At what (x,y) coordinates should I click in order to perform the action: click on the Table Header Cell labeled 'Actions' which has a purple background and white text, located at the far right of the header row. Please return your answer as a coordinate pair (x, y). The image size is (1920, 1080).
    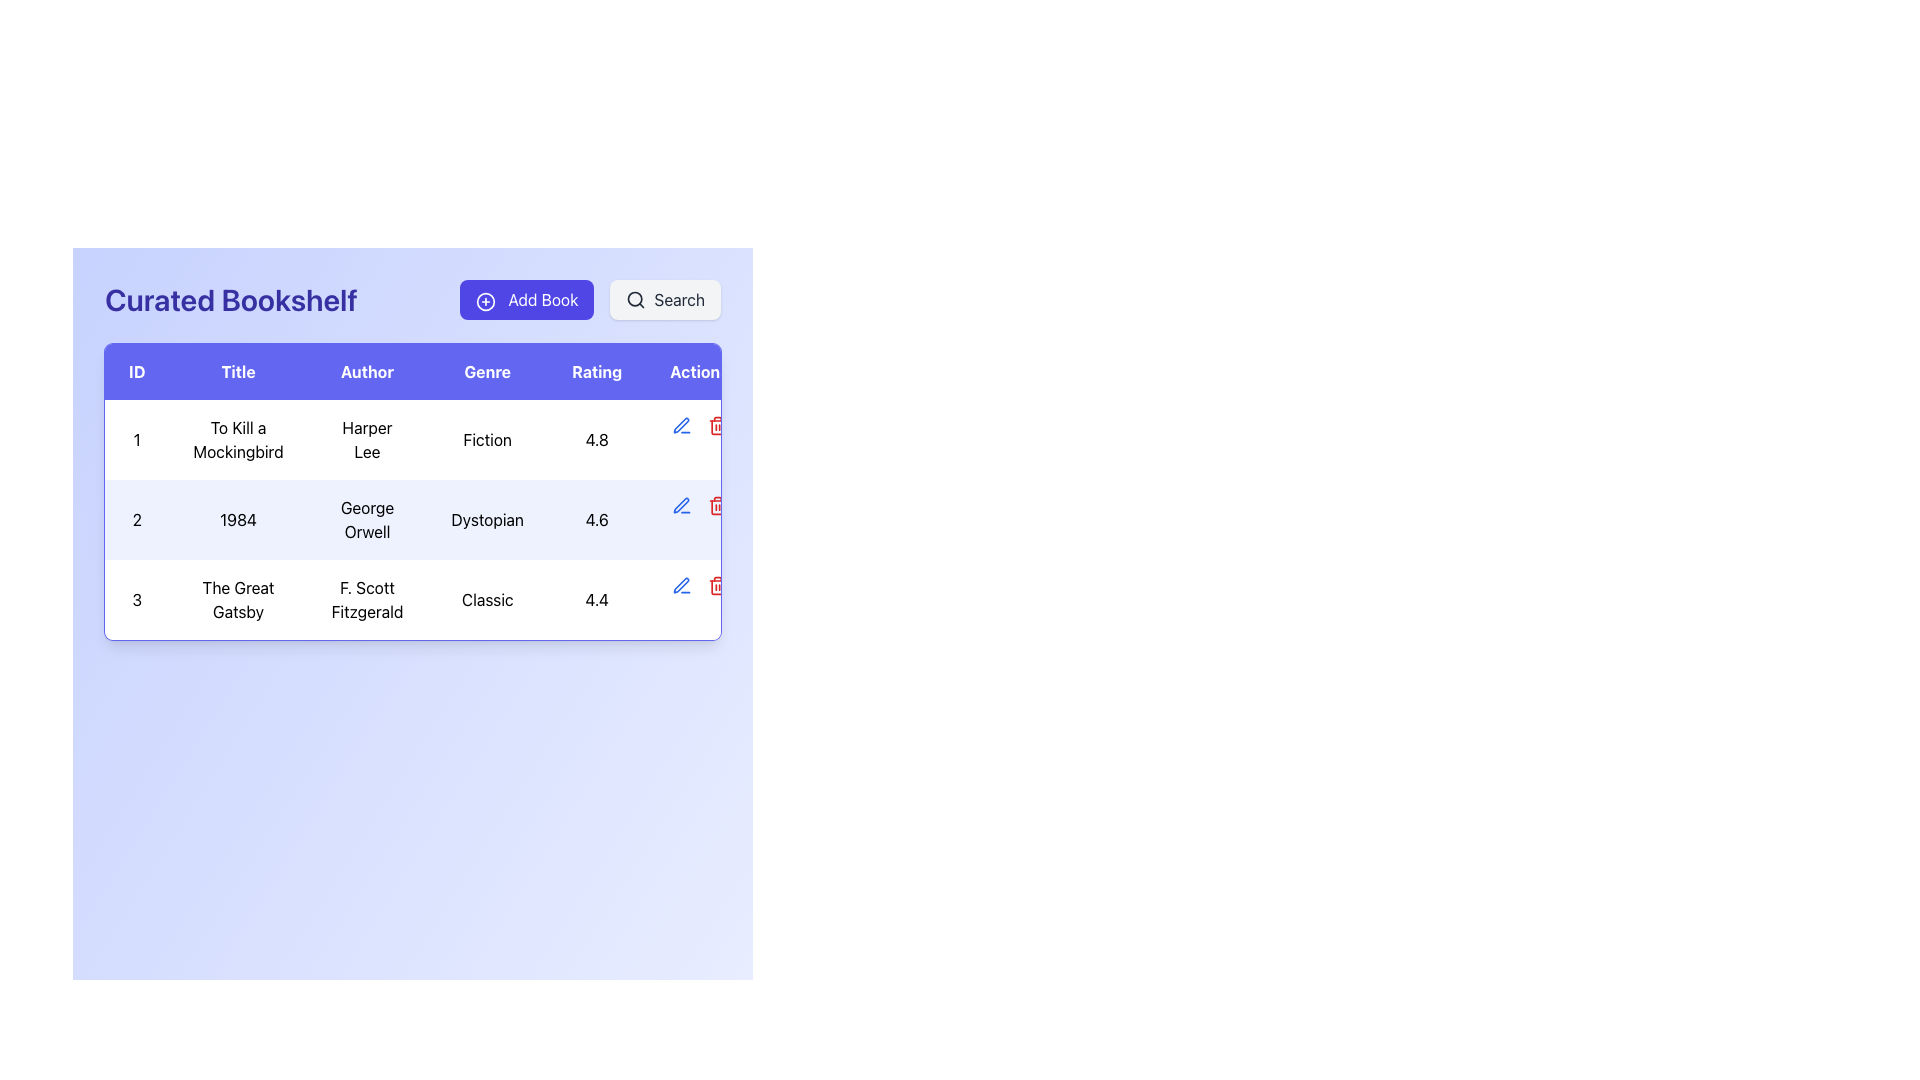
    Looking at the image, I should click on (699, 371).